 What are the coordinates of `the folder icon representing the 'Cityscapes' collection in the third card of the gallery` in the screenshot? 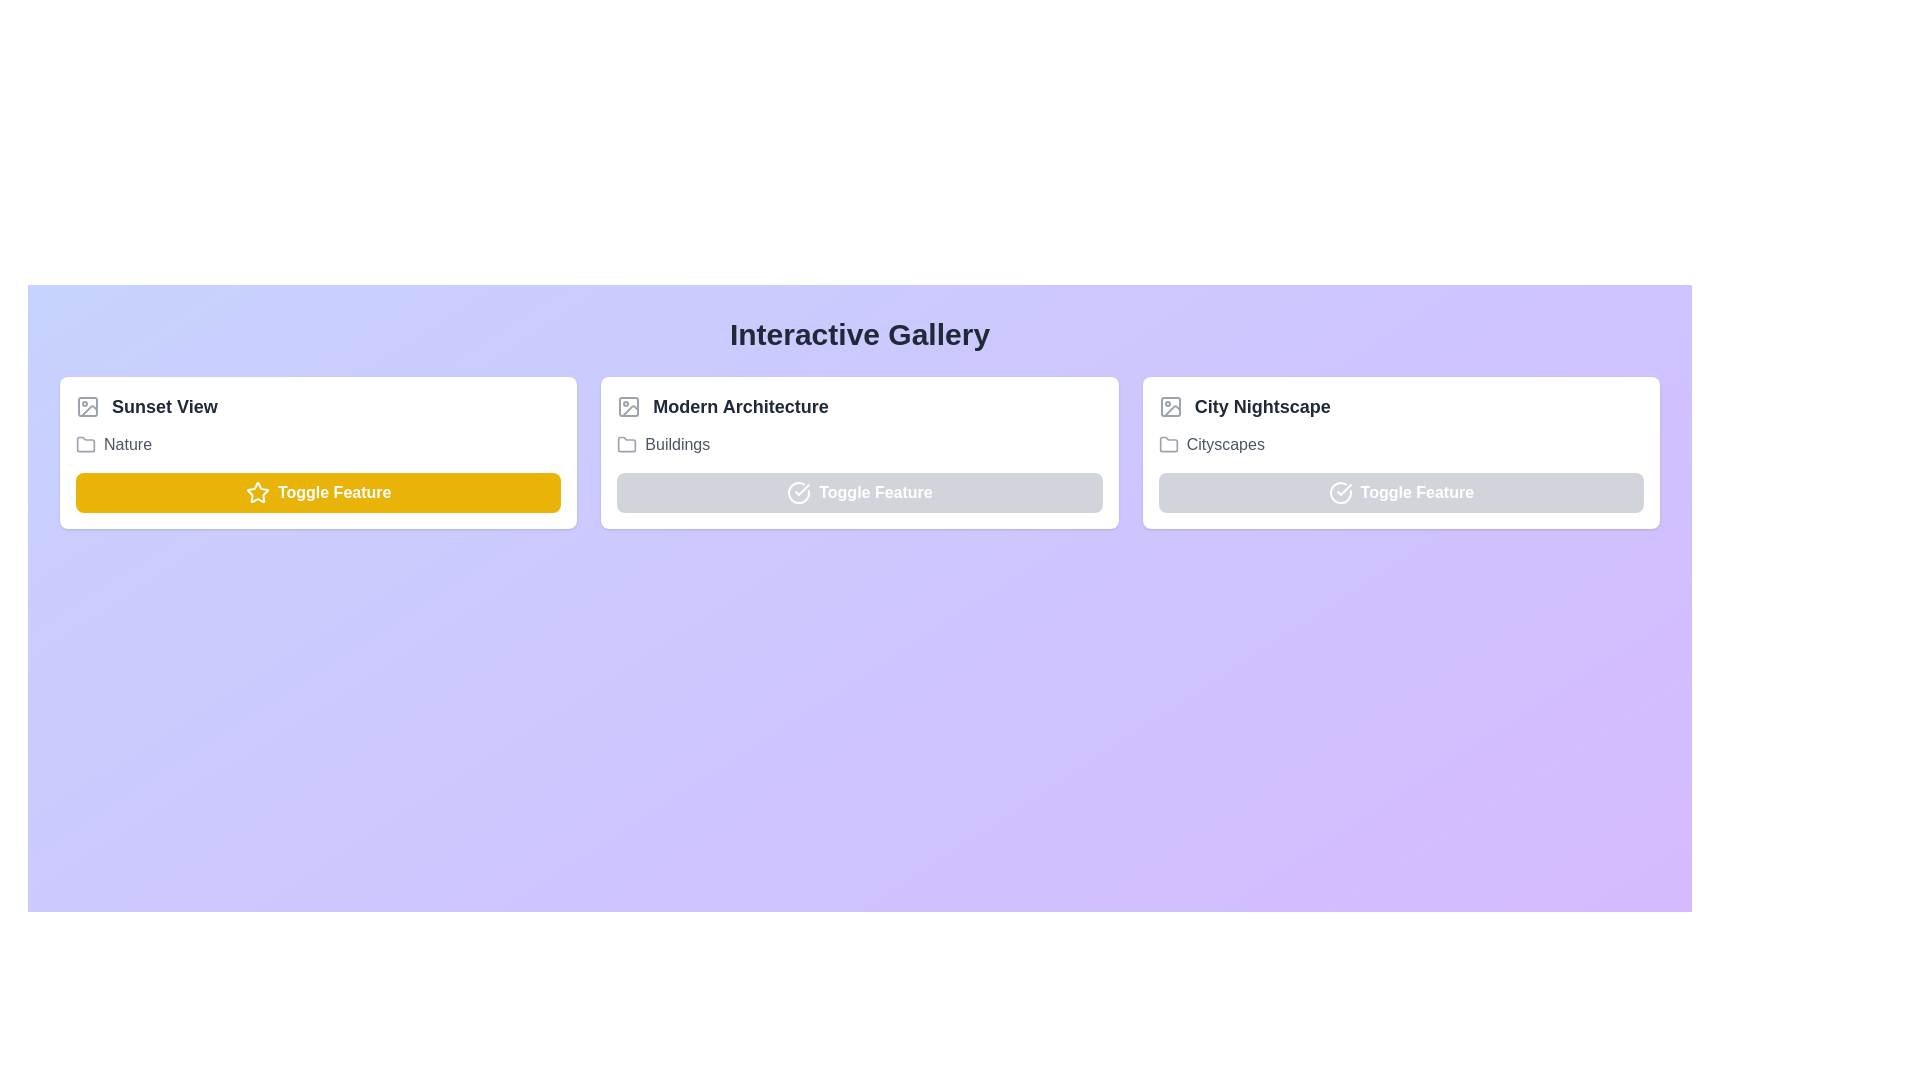 It's located at (1168, 443).